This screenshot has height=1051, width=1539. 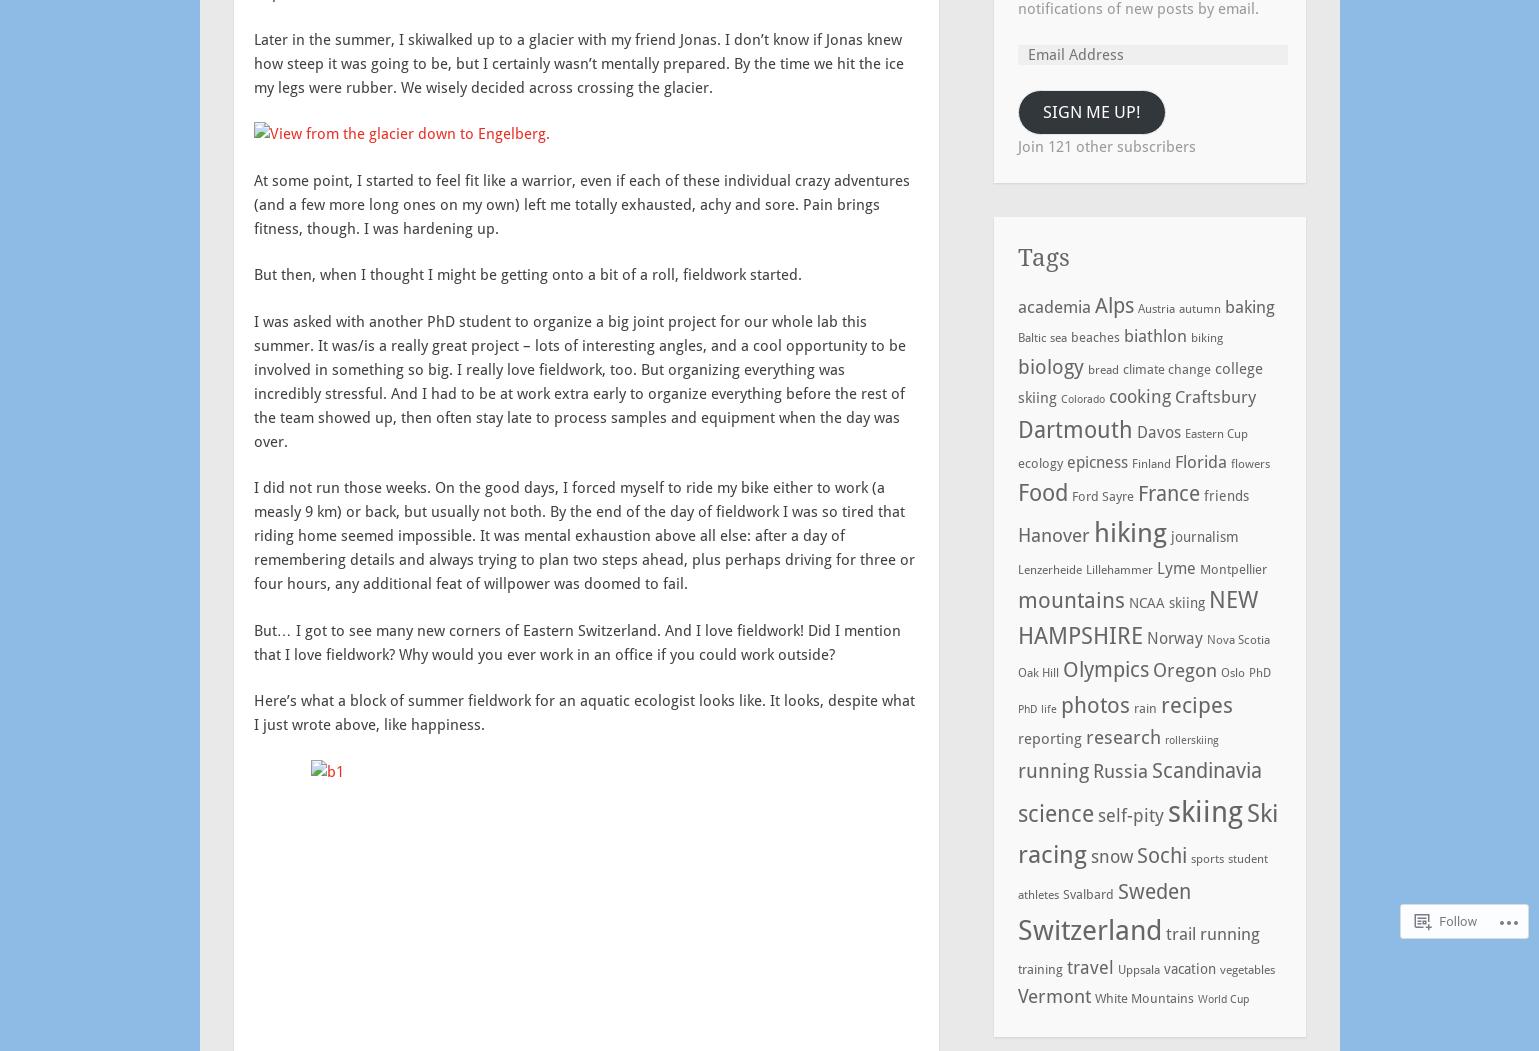 I want to click on 'Colorado', so click(x=1081, y=398).